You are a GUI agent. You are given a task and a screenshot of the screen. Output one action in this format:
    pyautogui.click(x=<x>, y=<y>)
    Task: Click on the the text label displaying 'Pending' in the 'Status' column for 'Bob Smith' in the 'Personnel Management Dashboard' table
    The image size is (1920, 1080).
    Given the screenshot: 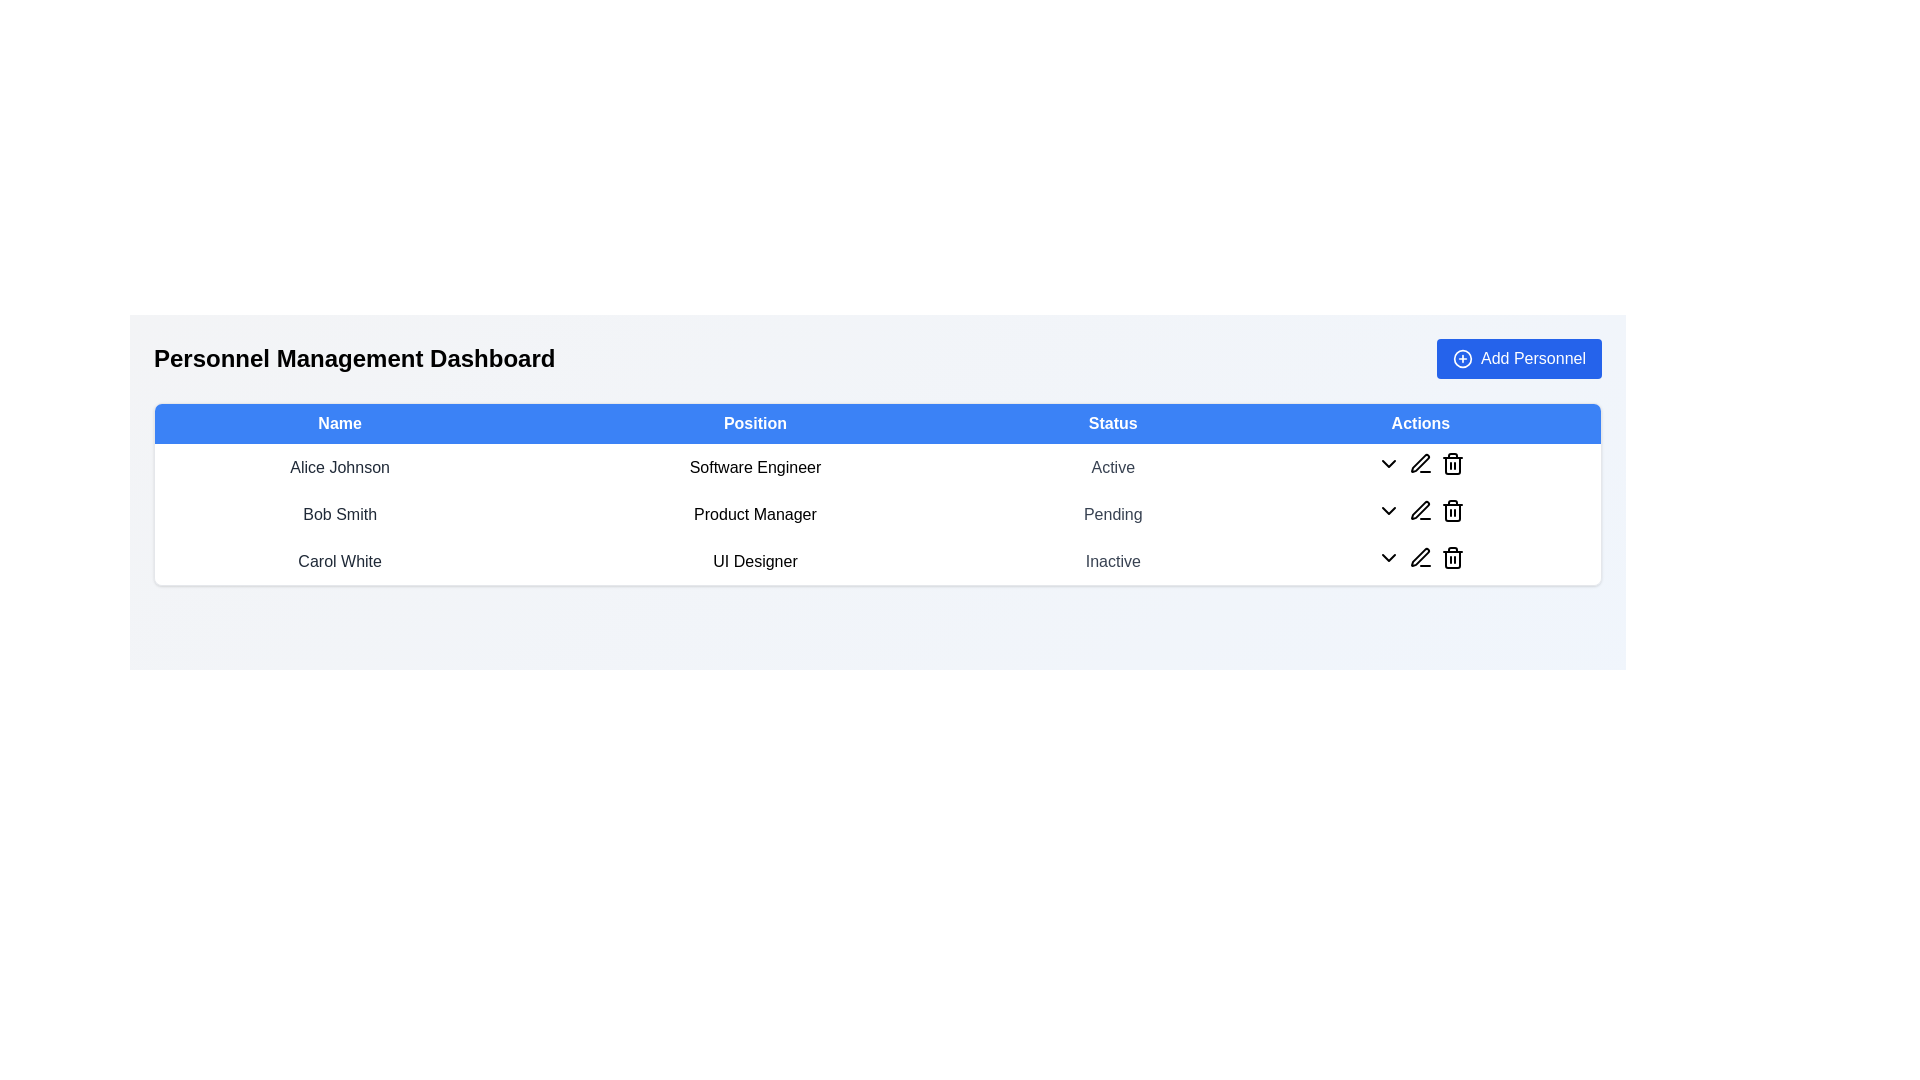 What is the action you would take?
    pyautogui.click(x=1112, y=513)
    